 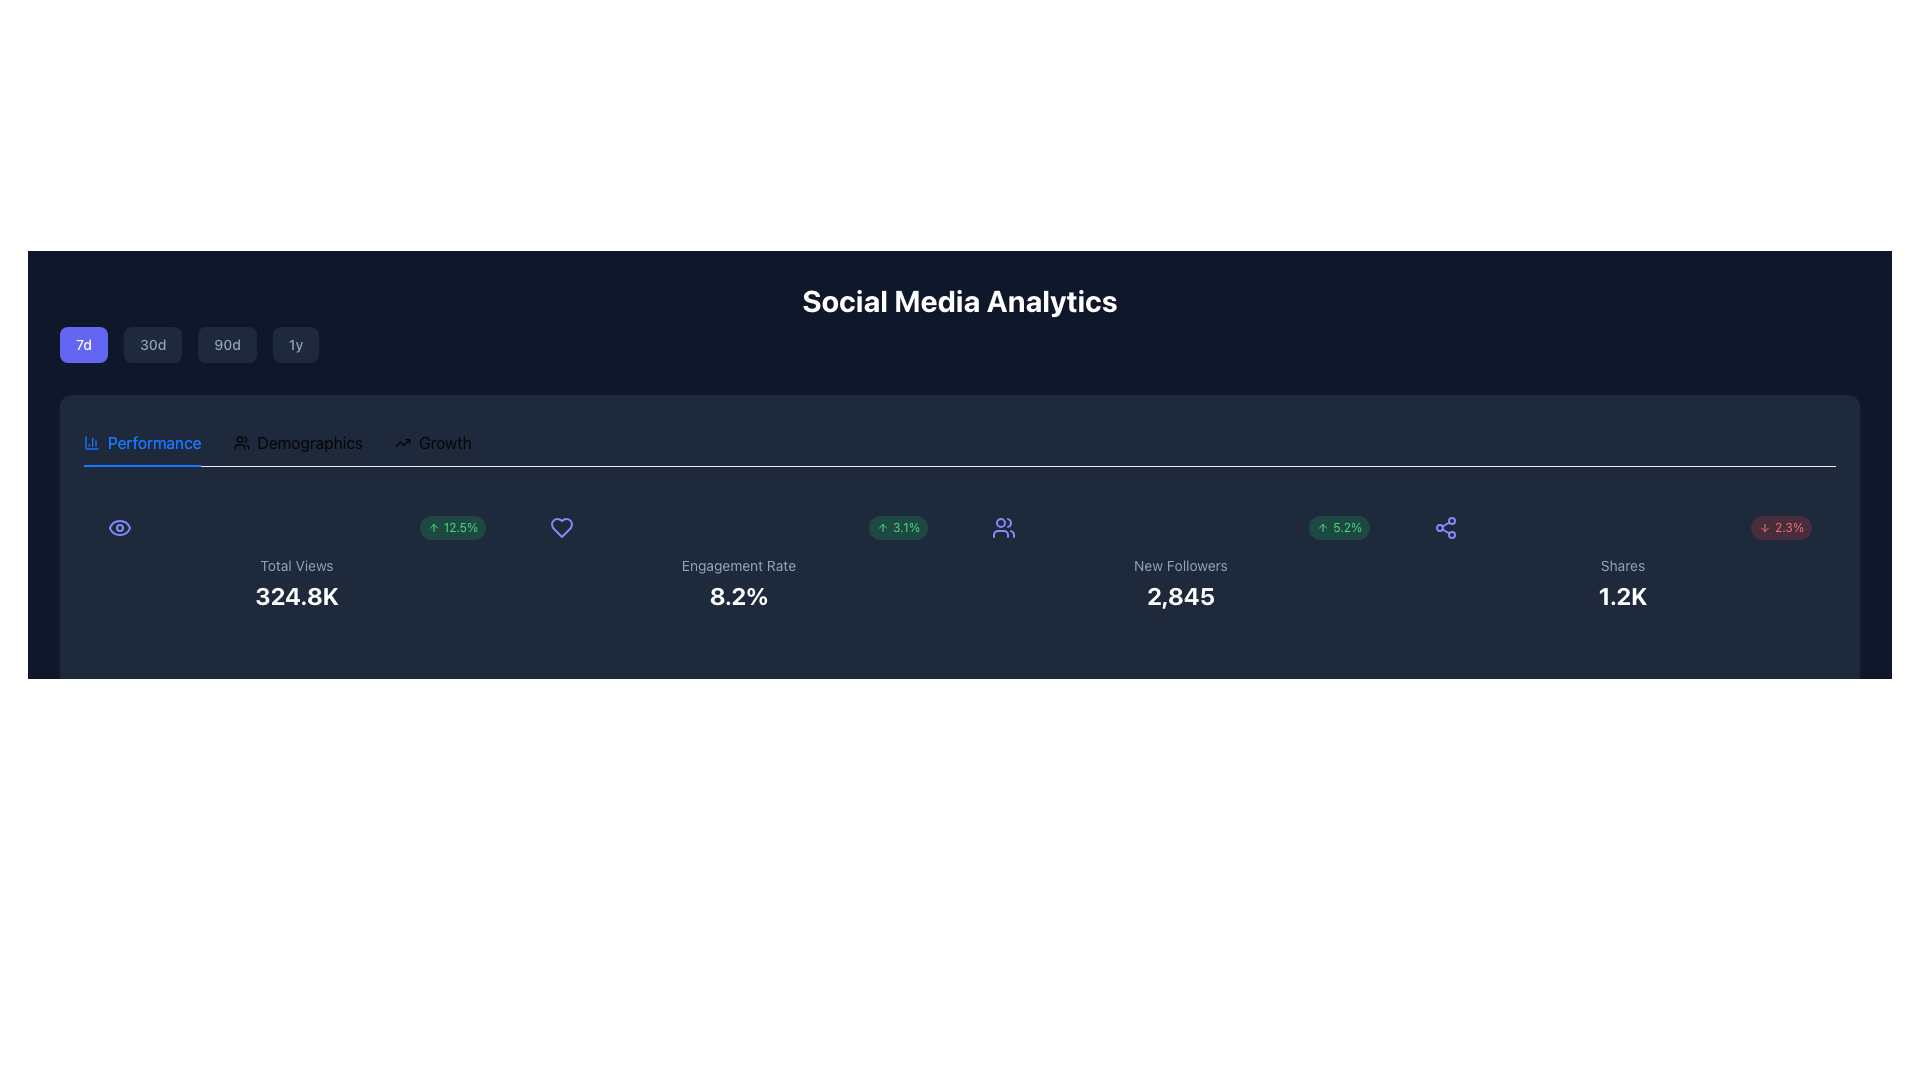 I want to click on the icon representing a group of people, which is located next to the text labeled 'Demographics' in the navigation bar, so click(x=240, y=442).